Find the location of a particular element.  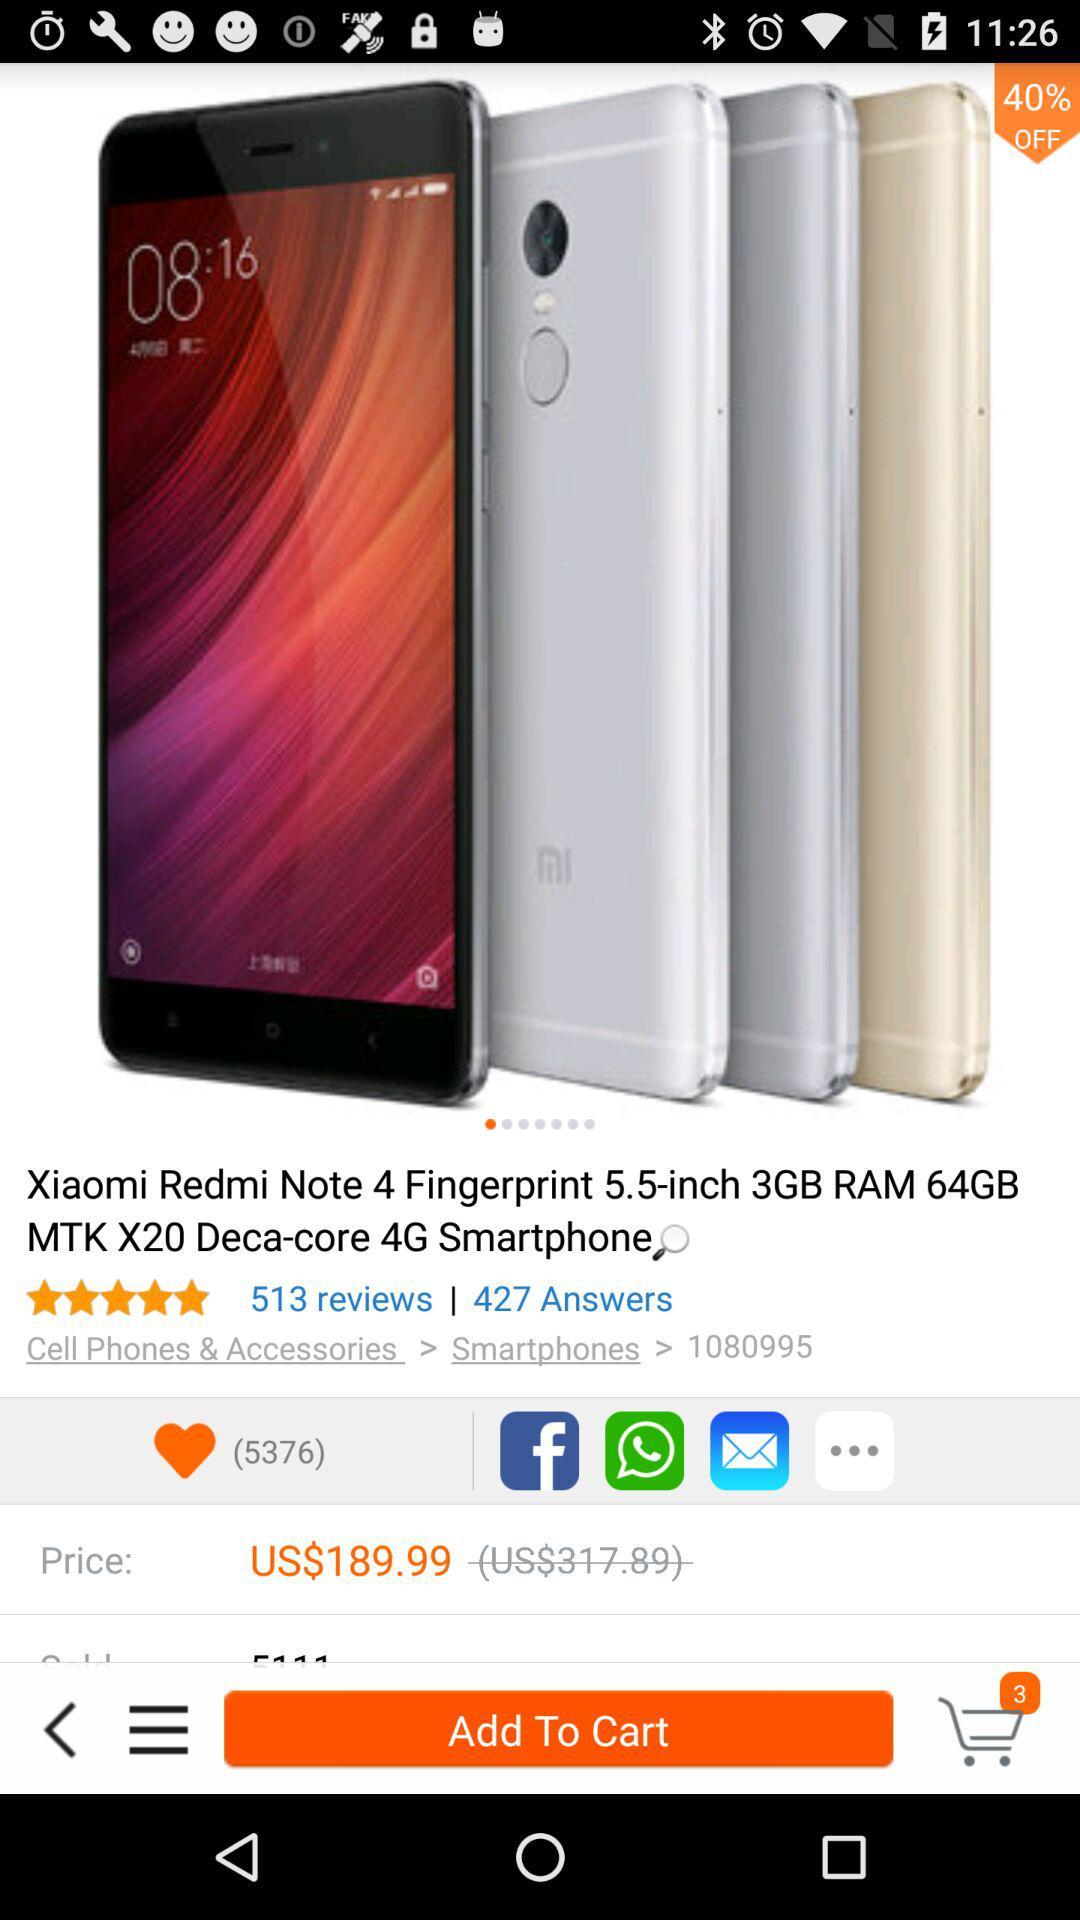

icon to the left of 1080995 is located at coordinates (573, 1297).